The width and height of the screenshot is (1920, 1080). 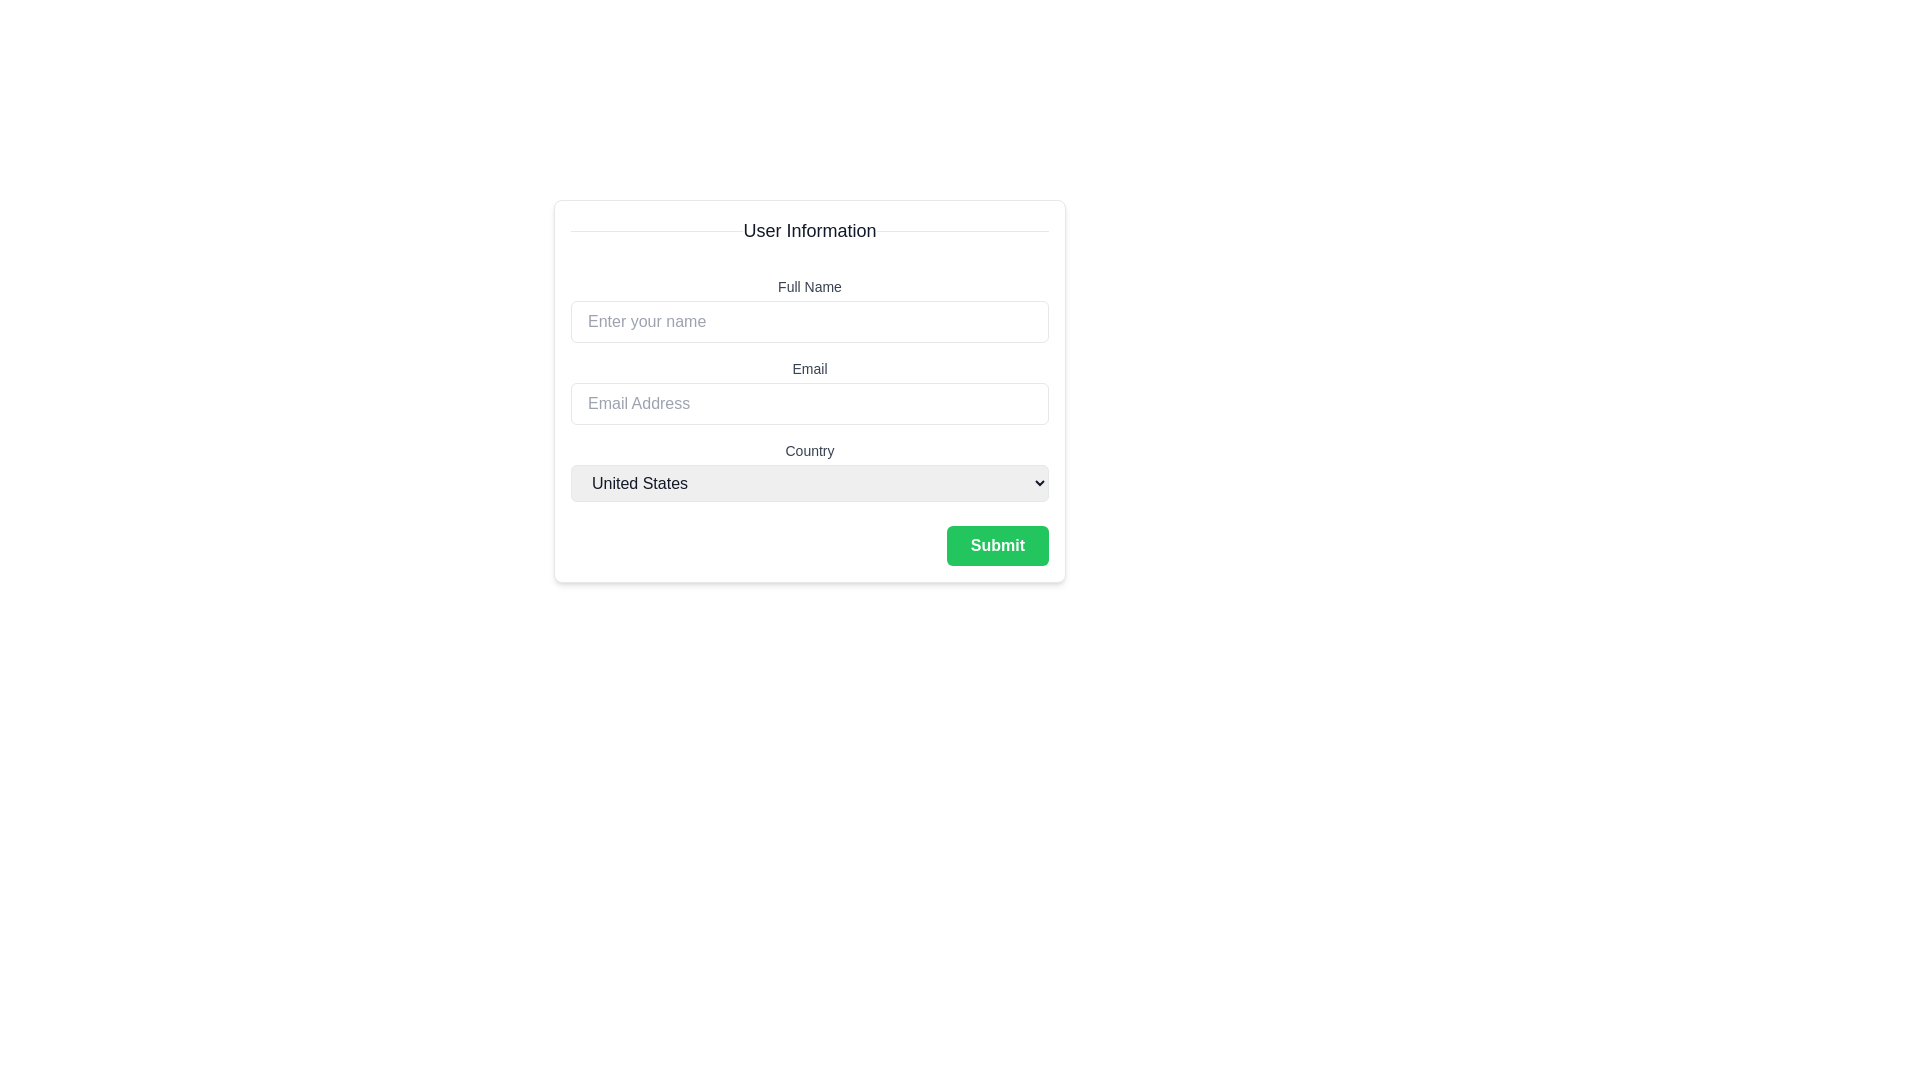 I want to click on the 'Submit' button with bold white text on a bright green background, so click(x=997, y=546).